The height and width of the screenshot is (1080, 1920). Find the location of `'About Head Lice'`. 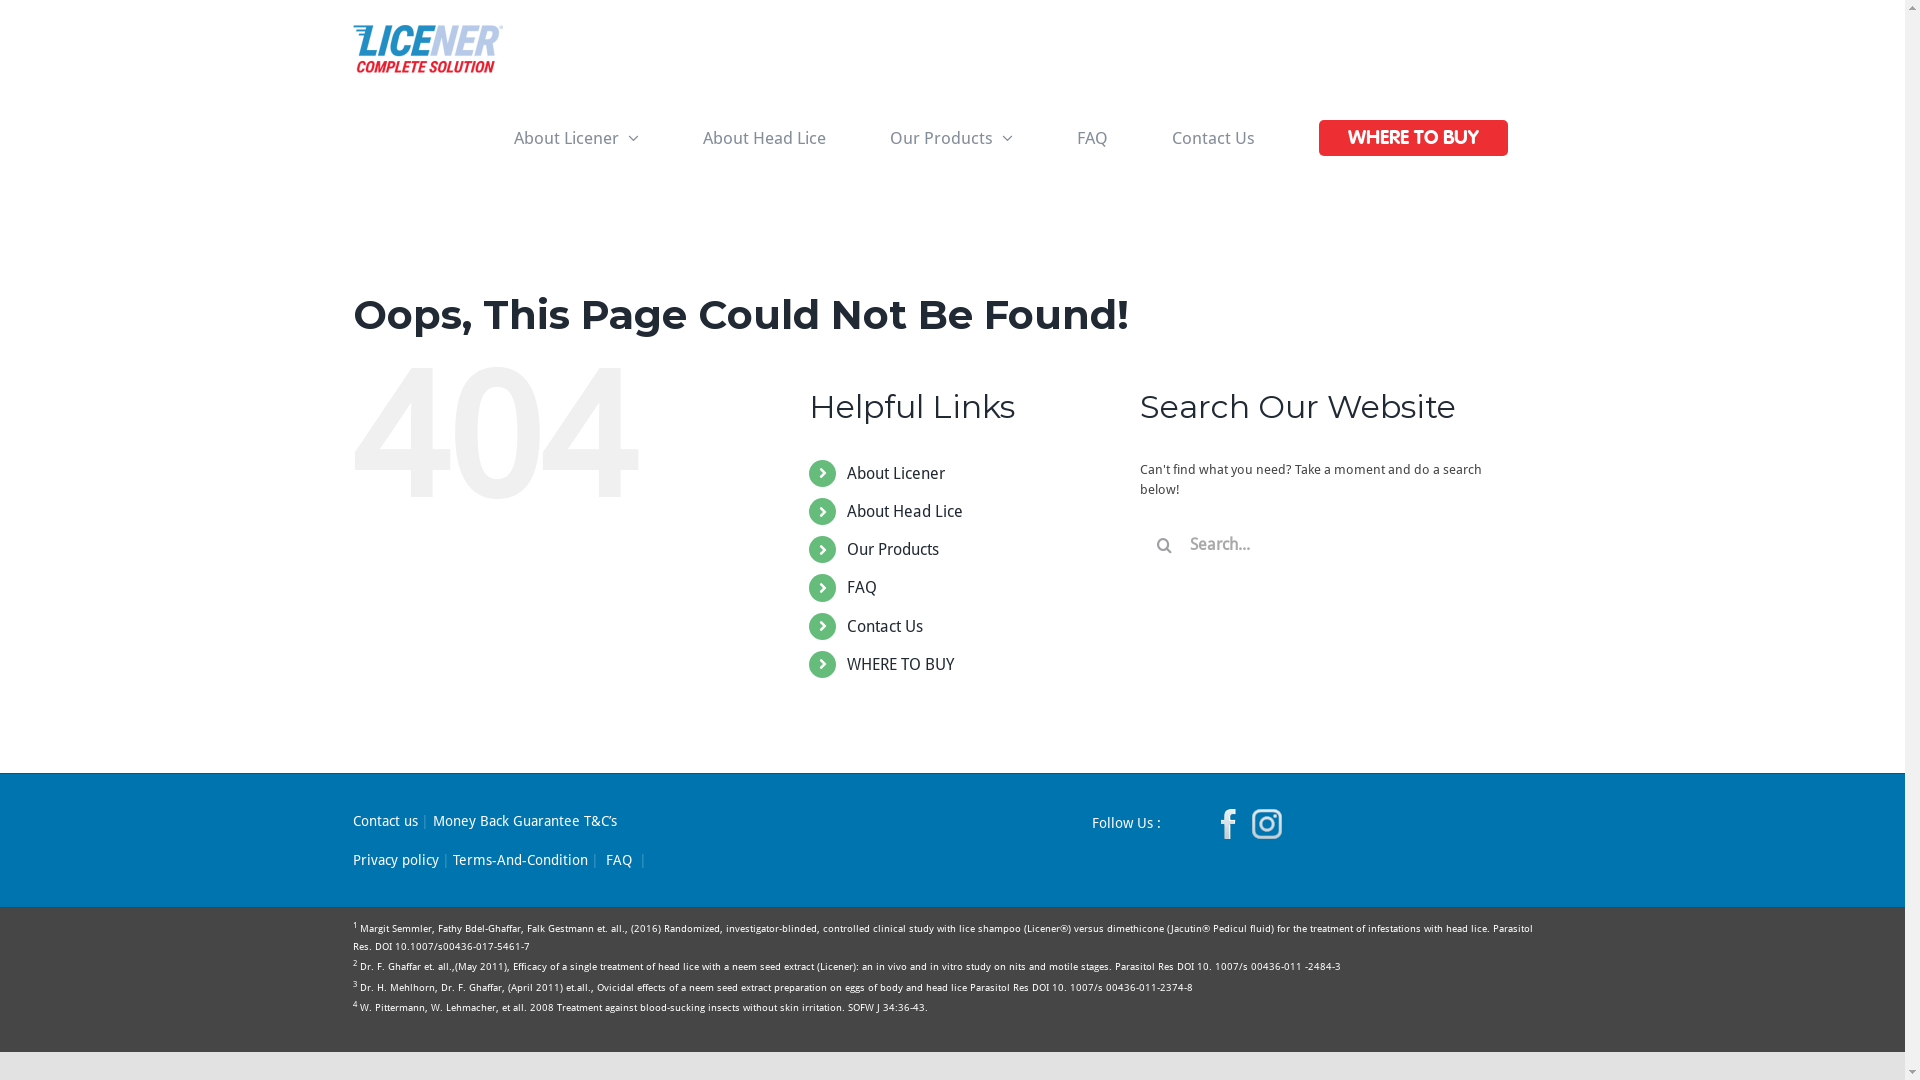

'About Head Lice' is located at coordinates (763, 137).